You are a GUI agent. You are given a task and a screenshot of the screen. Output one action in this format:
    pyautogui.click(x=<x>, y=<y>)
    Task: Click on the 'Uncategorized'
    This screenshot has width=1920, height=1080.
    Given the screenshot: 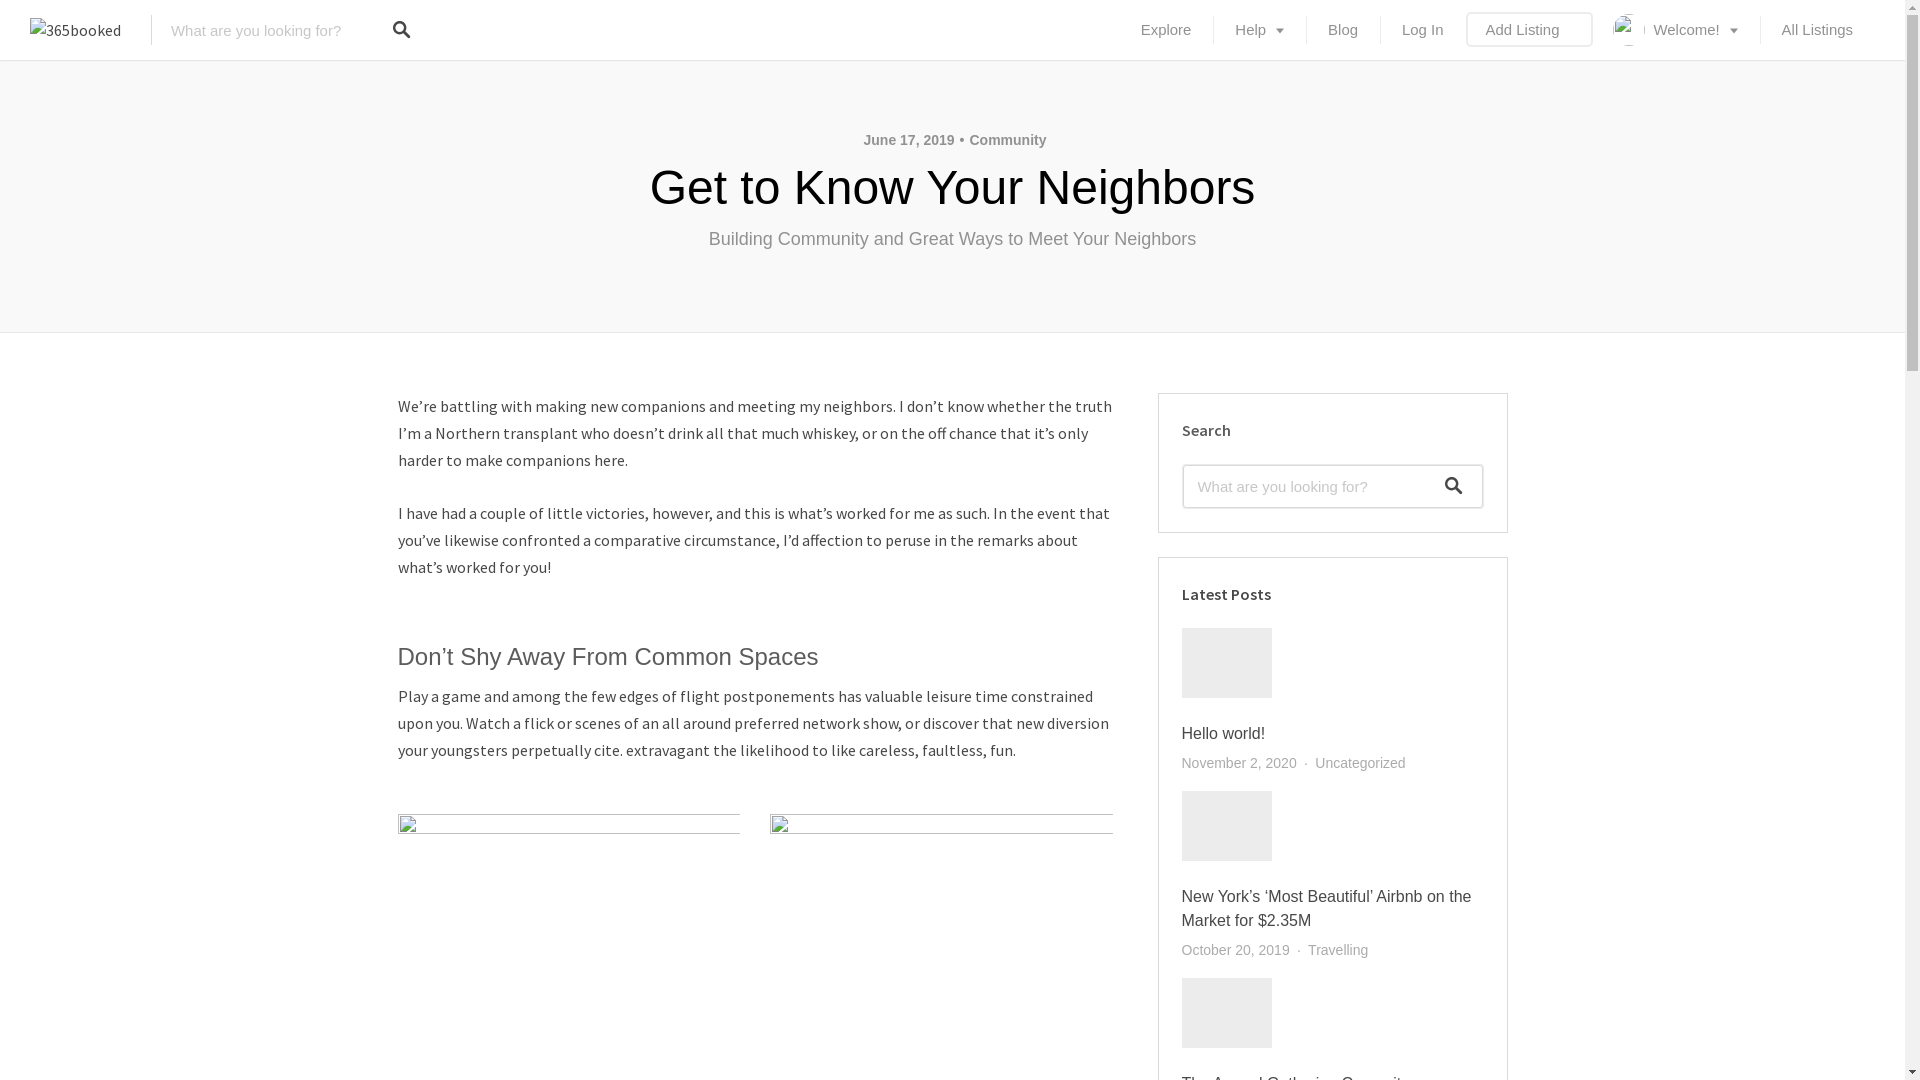 What is the action you would take?
    pyautogui.click(x=1359, y=763)
    